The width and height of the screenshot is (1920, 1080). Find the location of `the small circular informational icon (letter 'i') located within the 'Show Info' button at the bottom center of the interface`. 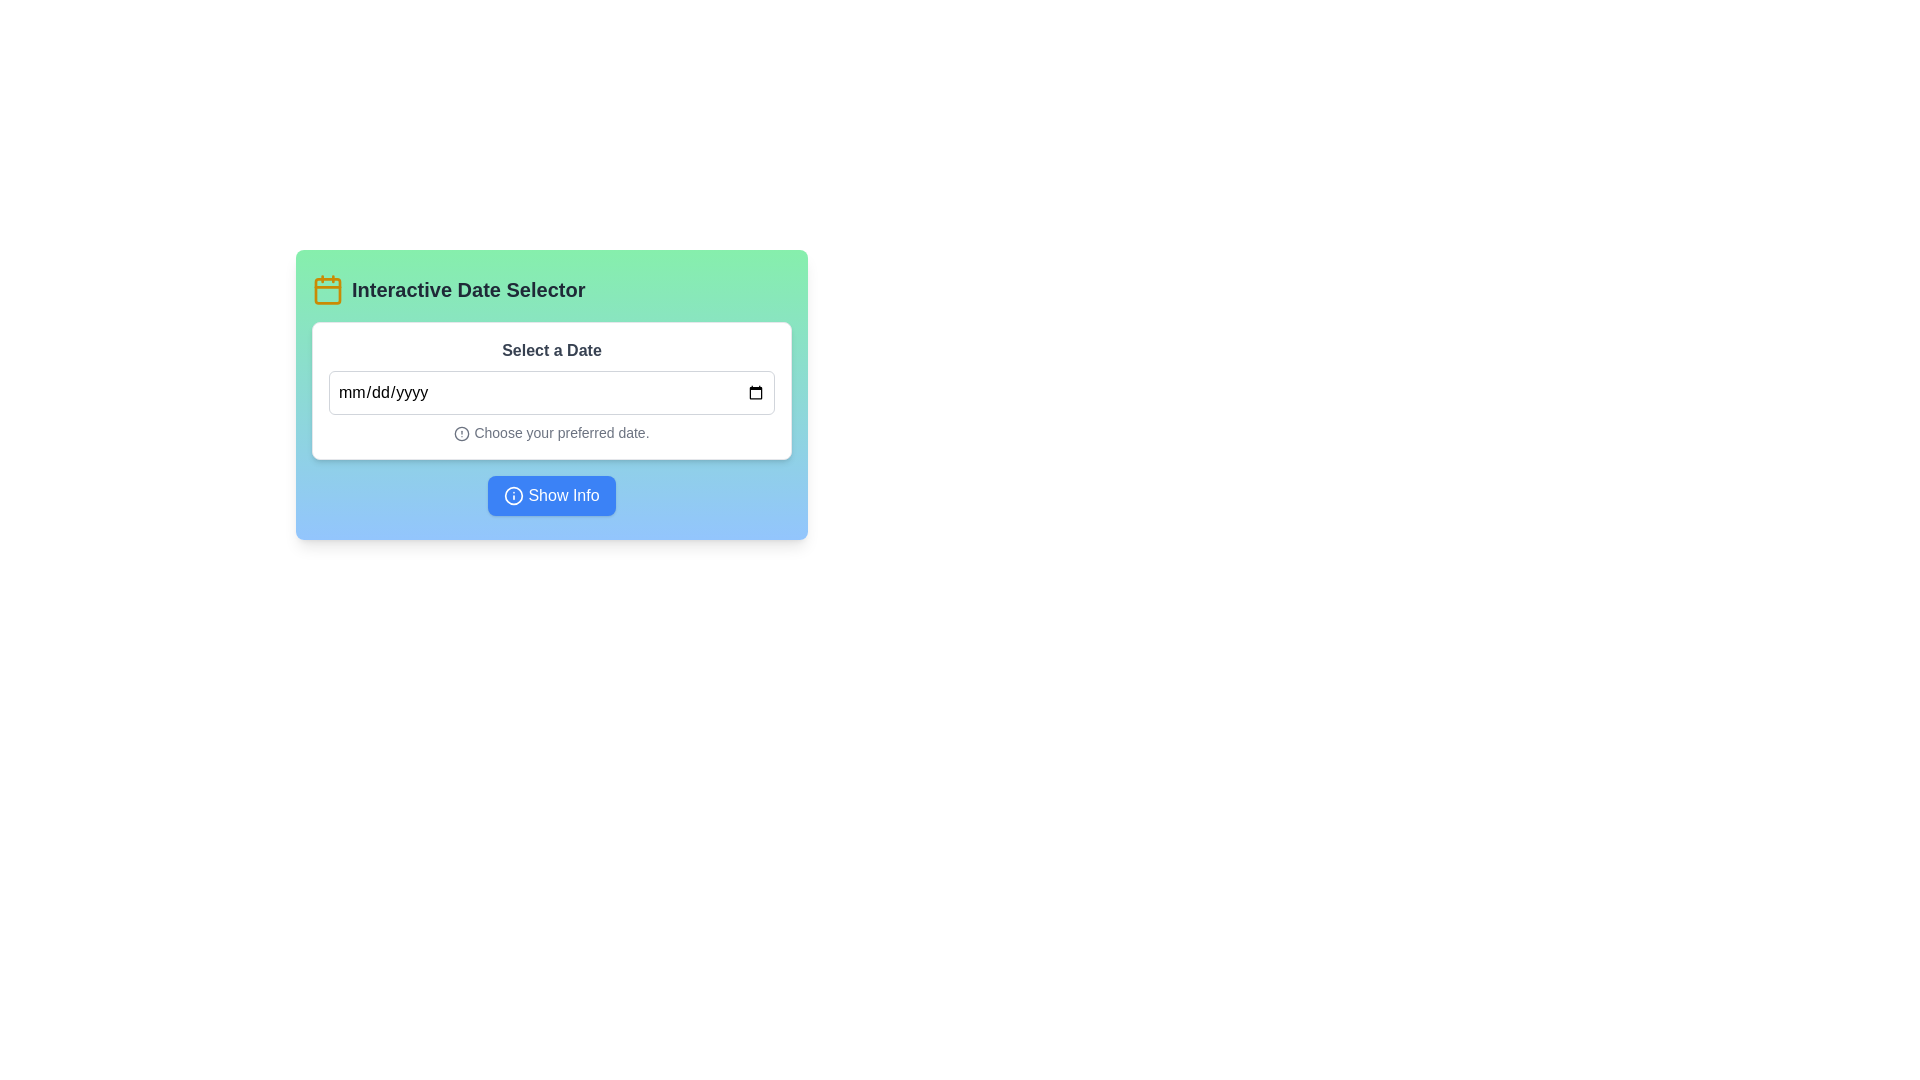

the small circular informational icon (letter 'i') located within the 'Show Info' button at the bottom center of the interface is located at coordinates (514, 495).